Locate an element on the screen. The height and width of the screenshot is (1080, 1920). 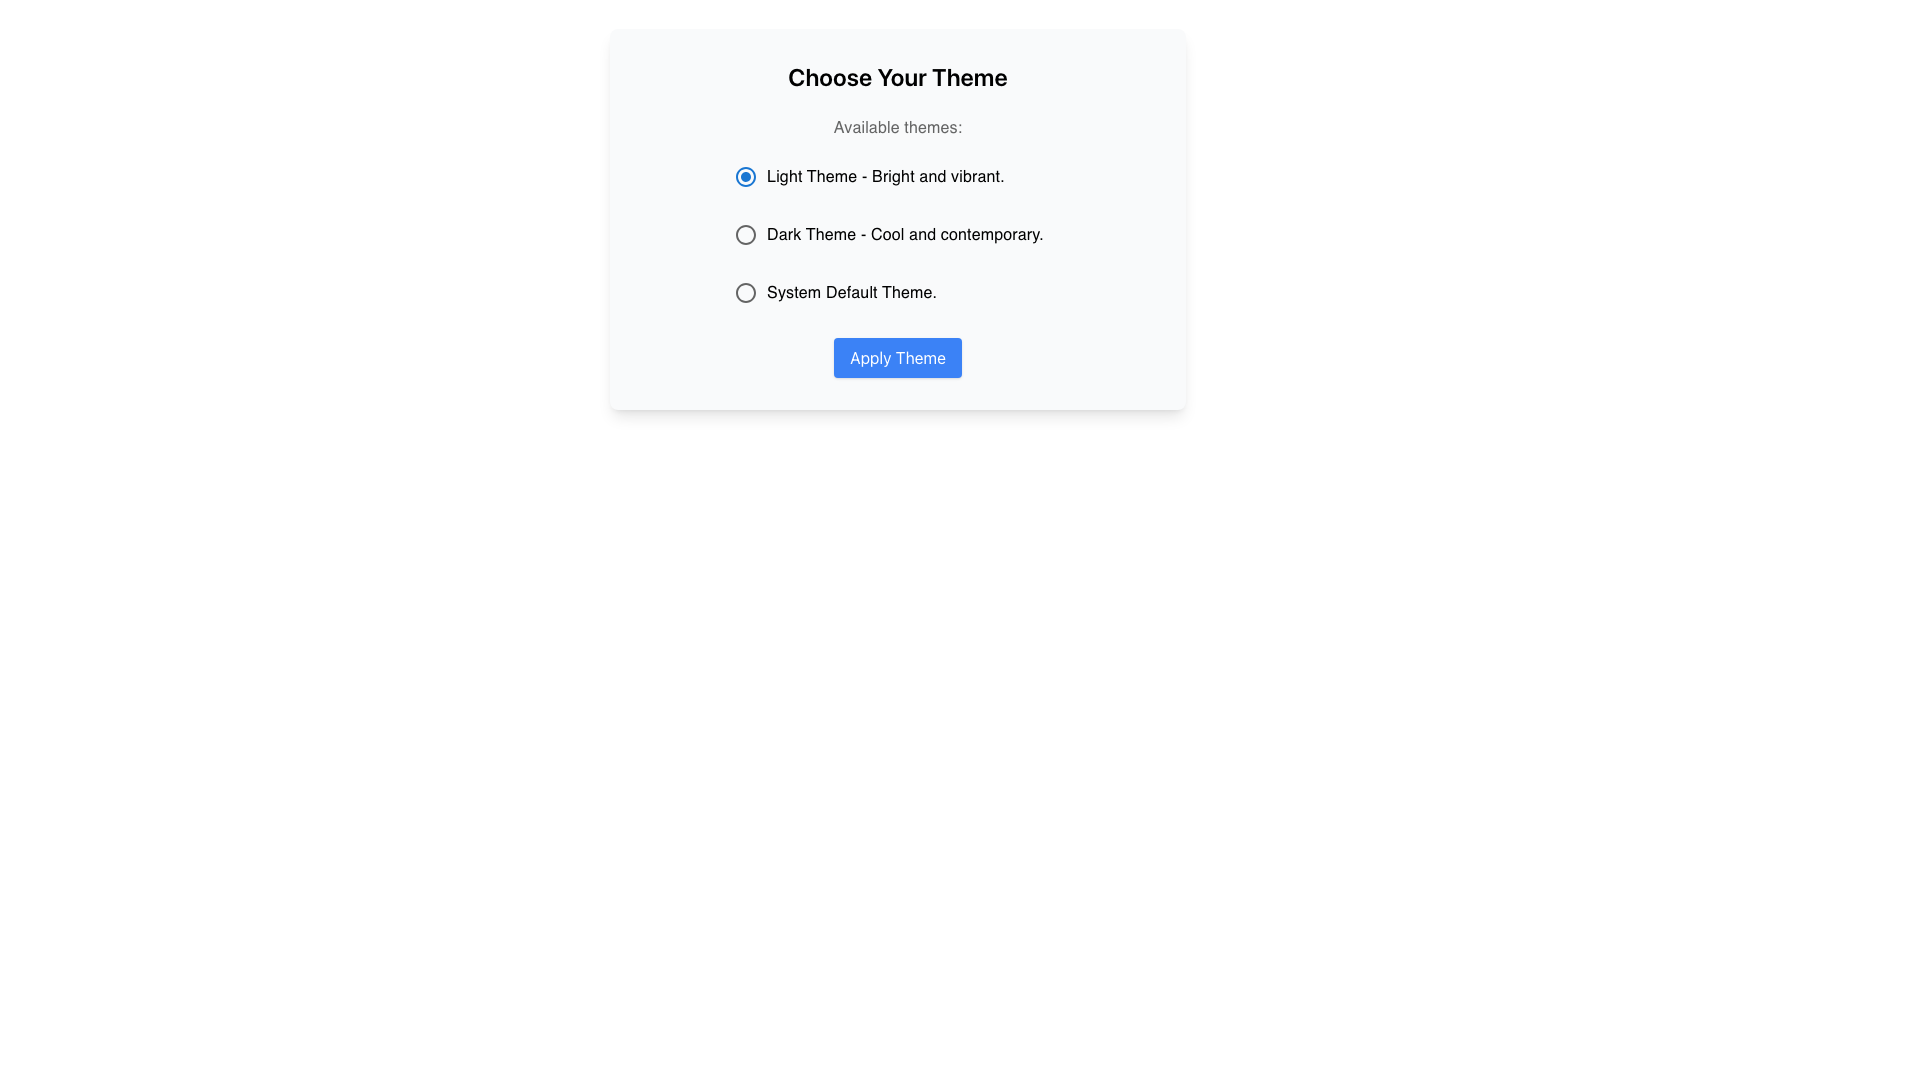
the 'Dark Theme' radio button is located at coordinates (745, 234).